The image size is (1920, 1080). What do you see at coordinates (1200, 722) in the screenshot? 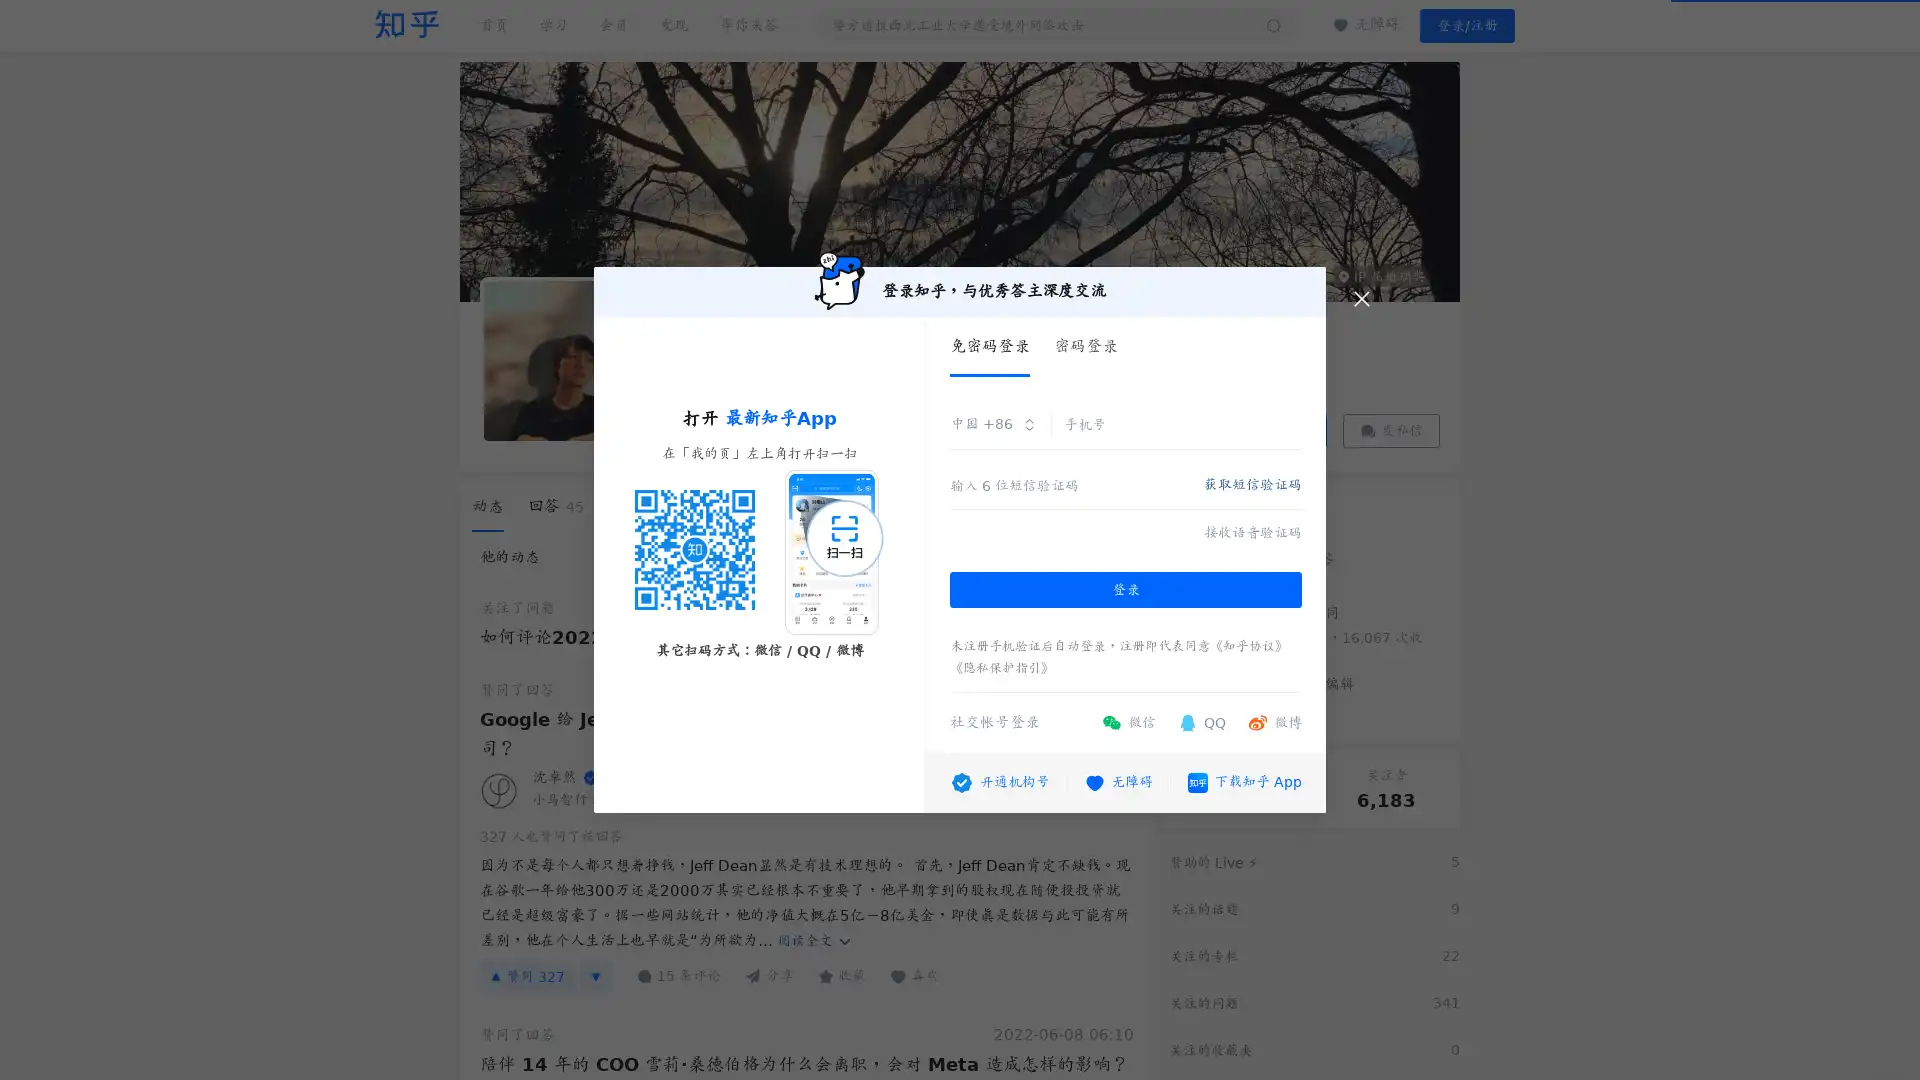
I see `QQ` at bounding box center [1200, 722].